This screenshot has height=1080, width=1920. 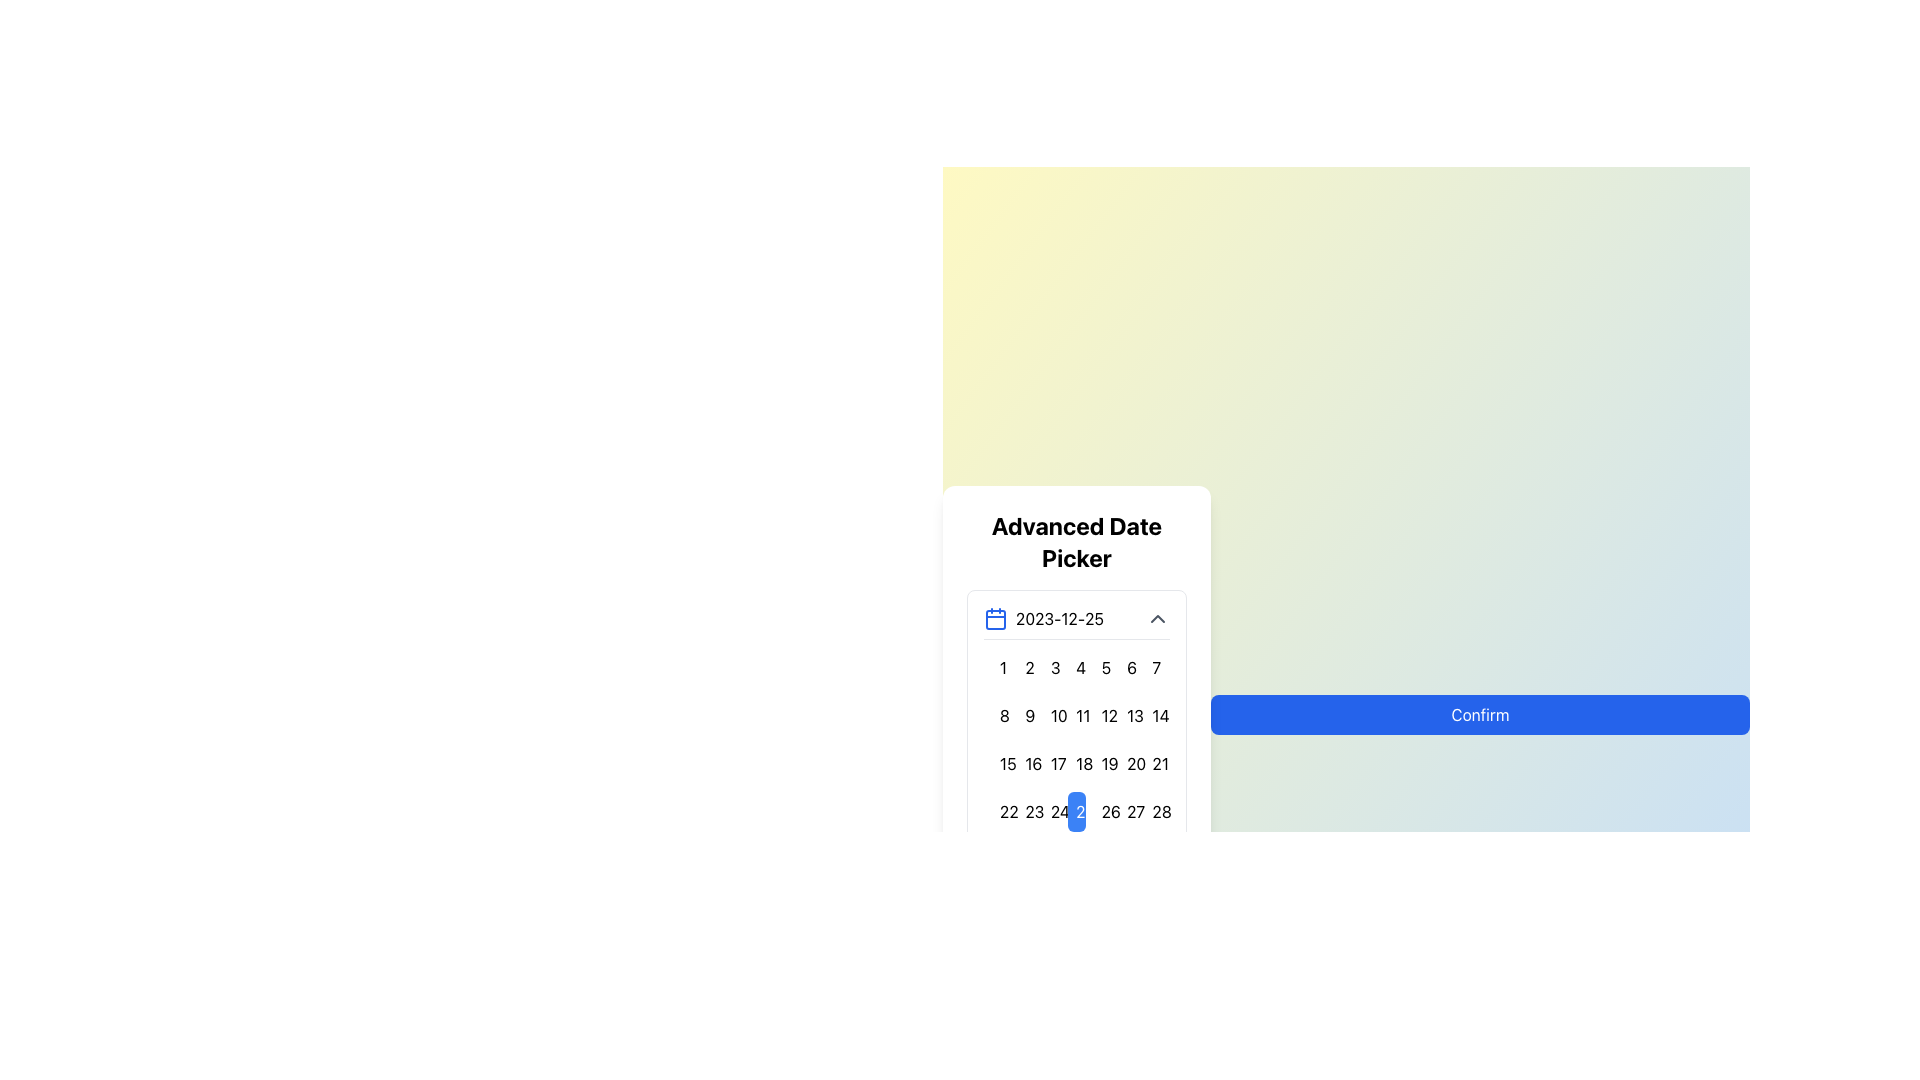 What do you see at coordinates (1074, 713) in the screenshot?
I see `the button displaying the number '11' in the Advanced Date Picker grid` at bounding box center [1074, 713].